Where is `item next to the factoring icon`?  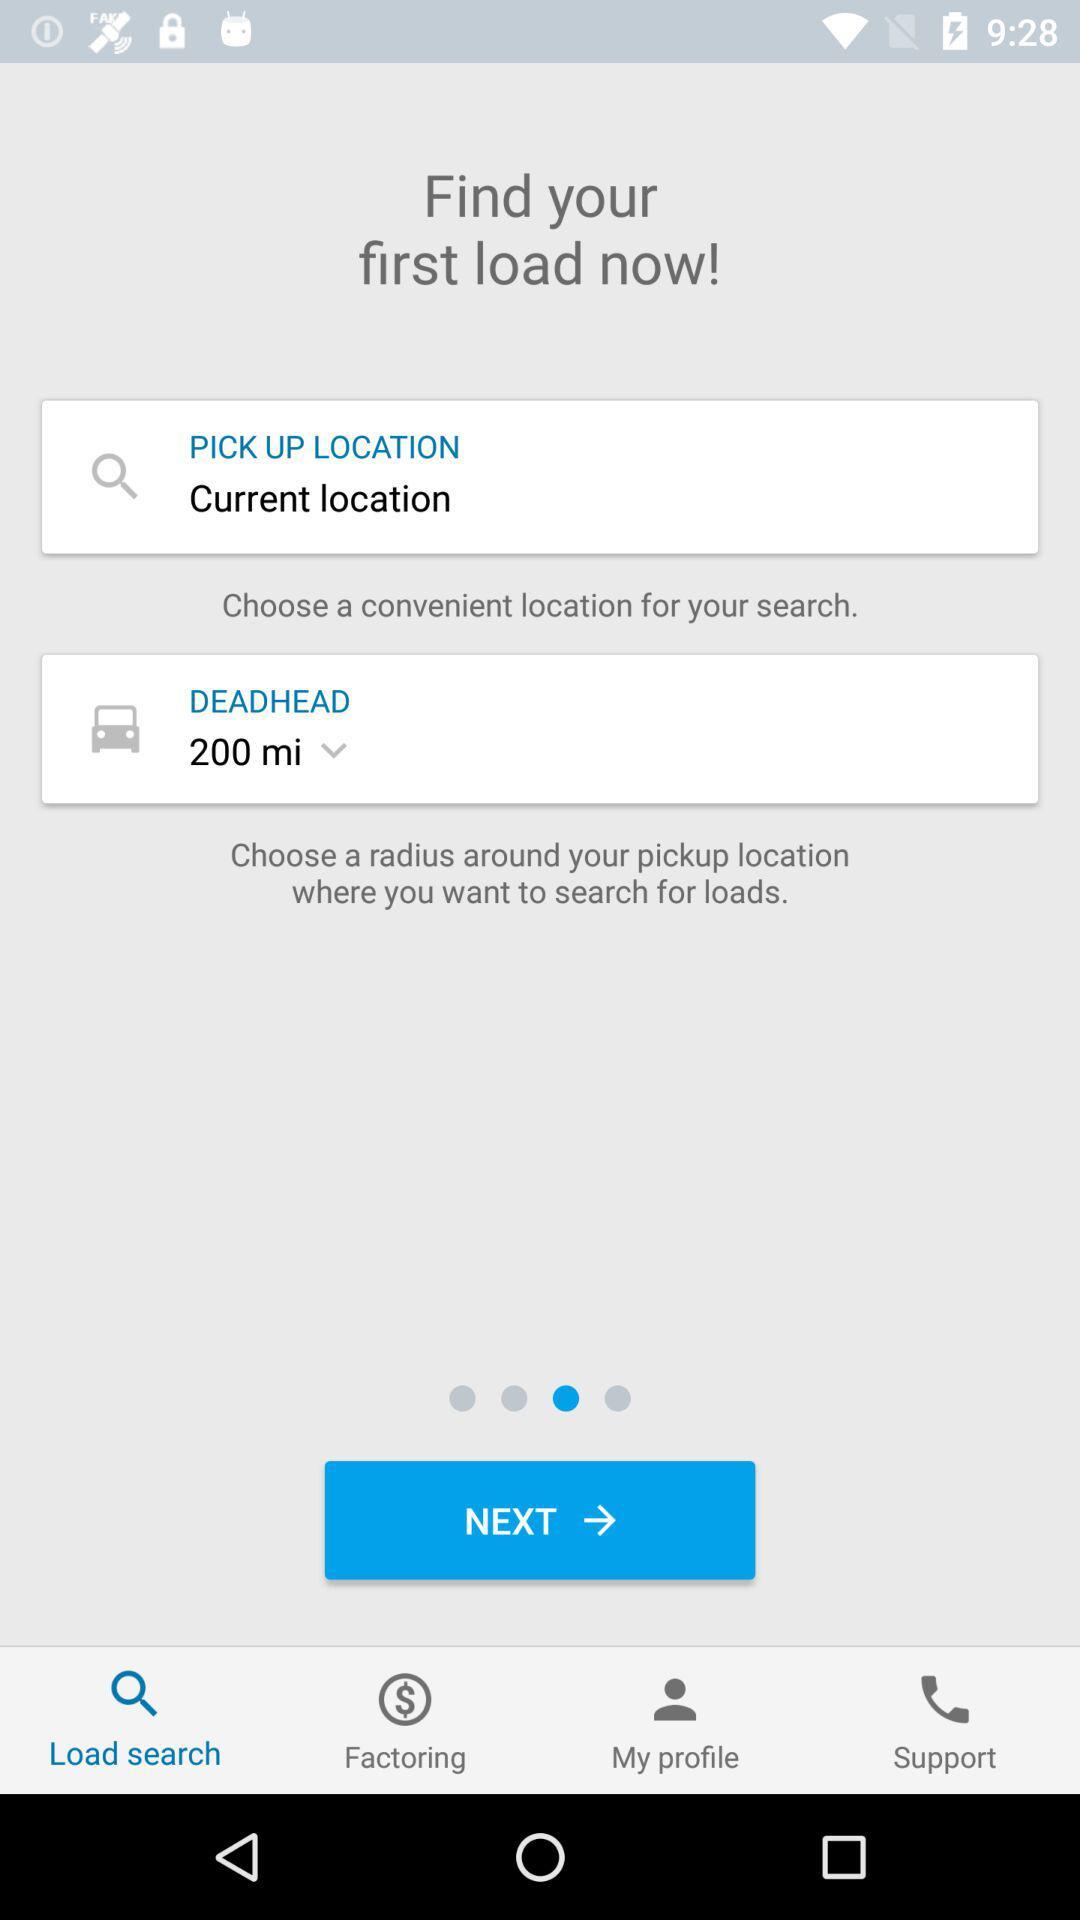 item next to the factoring icon is located at coordinates (675, 1719).